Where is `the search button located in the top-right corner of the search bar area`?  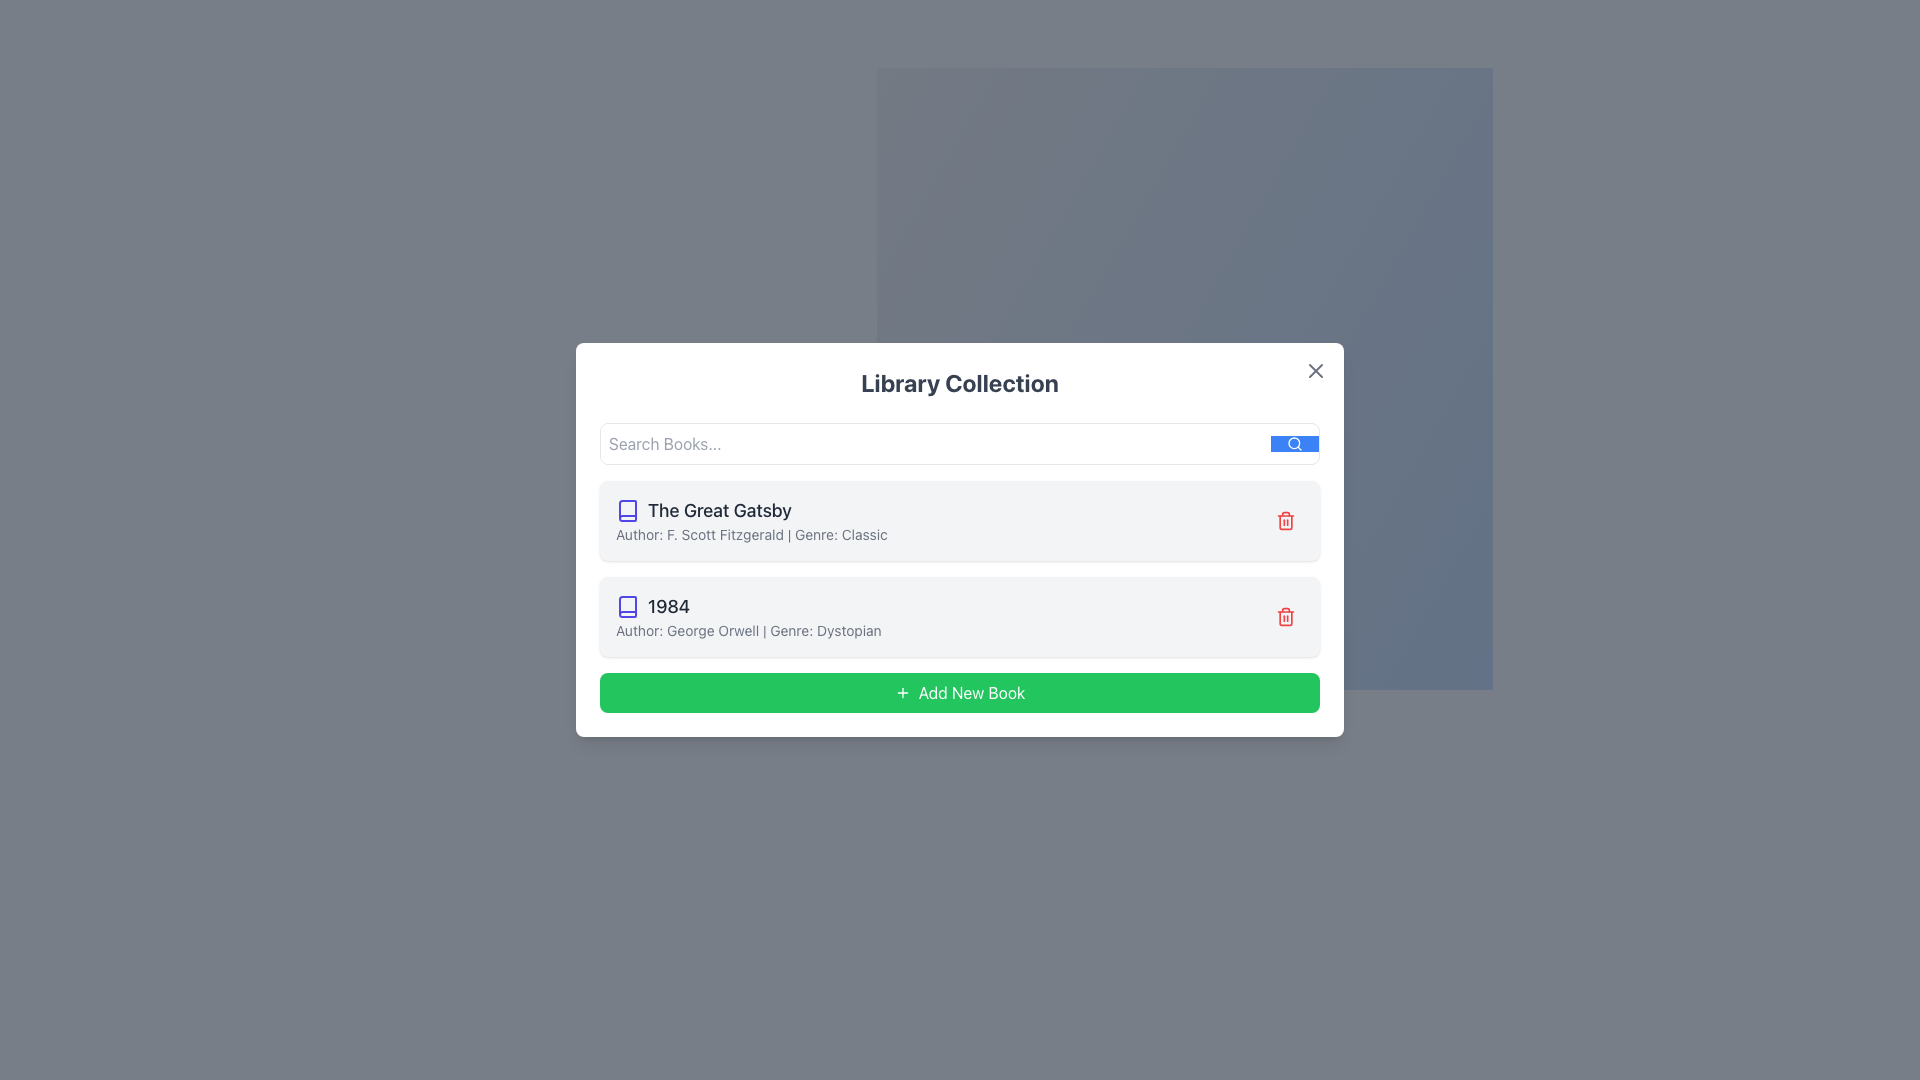 the search button located in the top-right corner of the search bar area is located at coordinates (1295, 442).